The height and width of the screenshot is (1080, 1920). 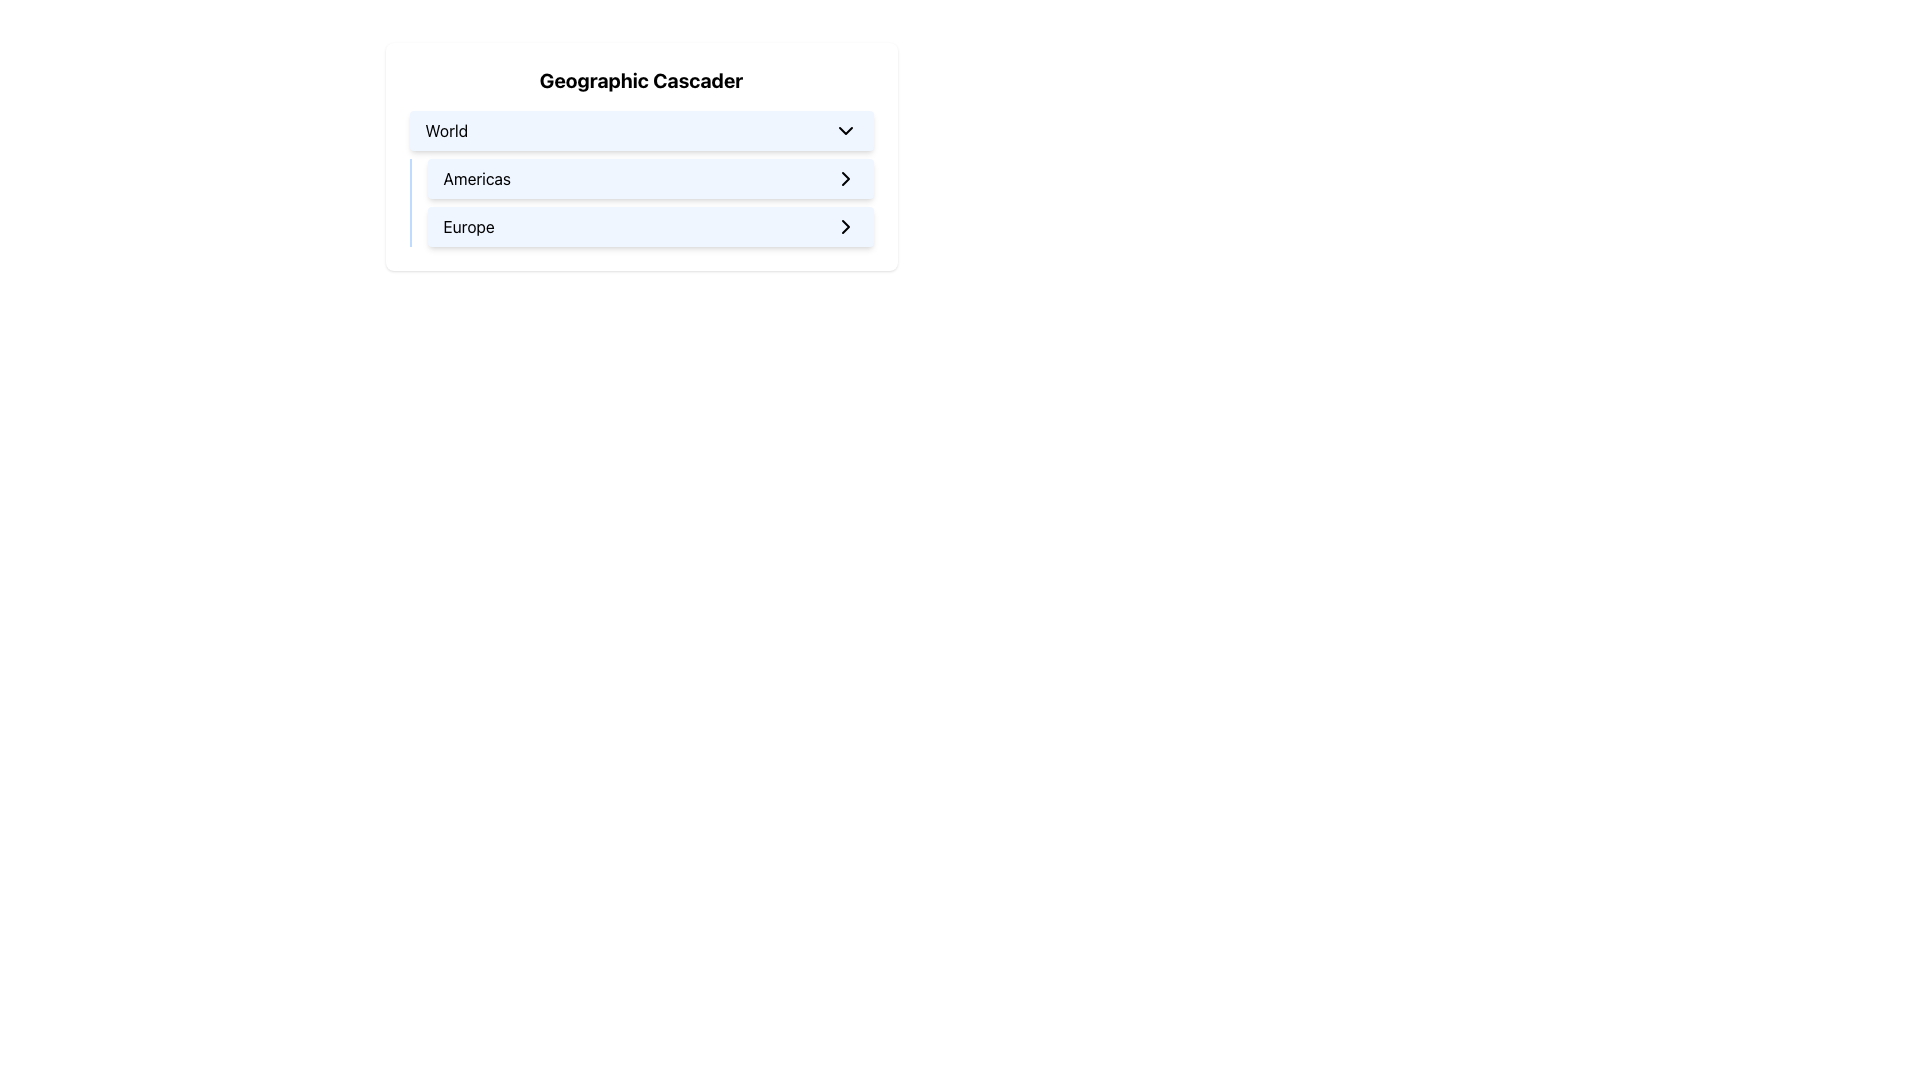 What do you see at coordinates (641, 80) in the screenshot?
I see `label of the Text Display element, which serves as the title or heading for the section above the cascading buttons labeled 'World', 'Americas', and 'Europe'` at bounding box center [641, 80].